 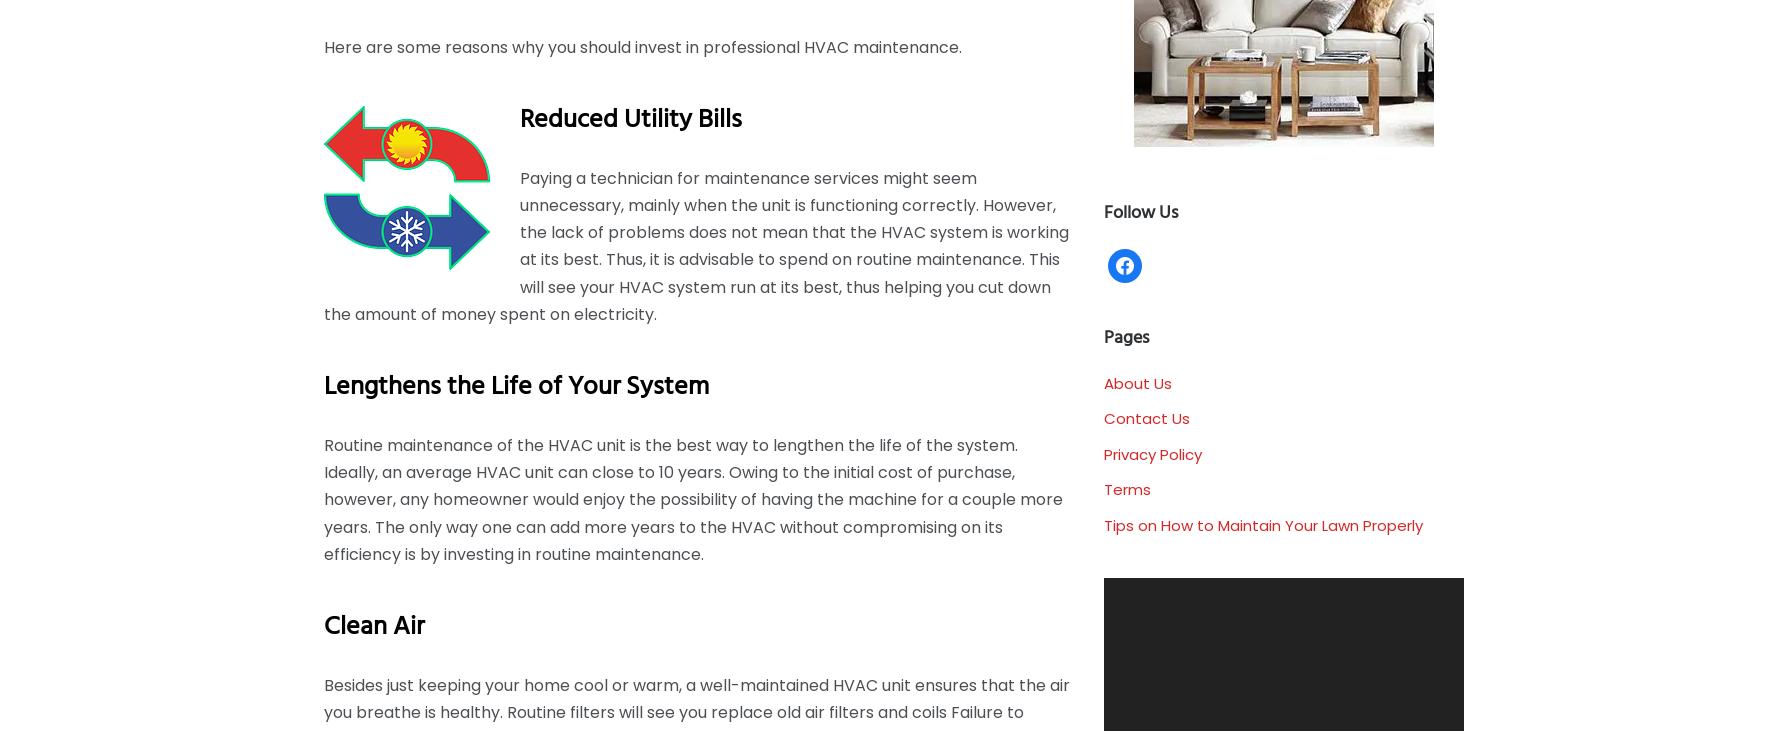 I want to click on 'About Us', so click(x=1137, y=382).